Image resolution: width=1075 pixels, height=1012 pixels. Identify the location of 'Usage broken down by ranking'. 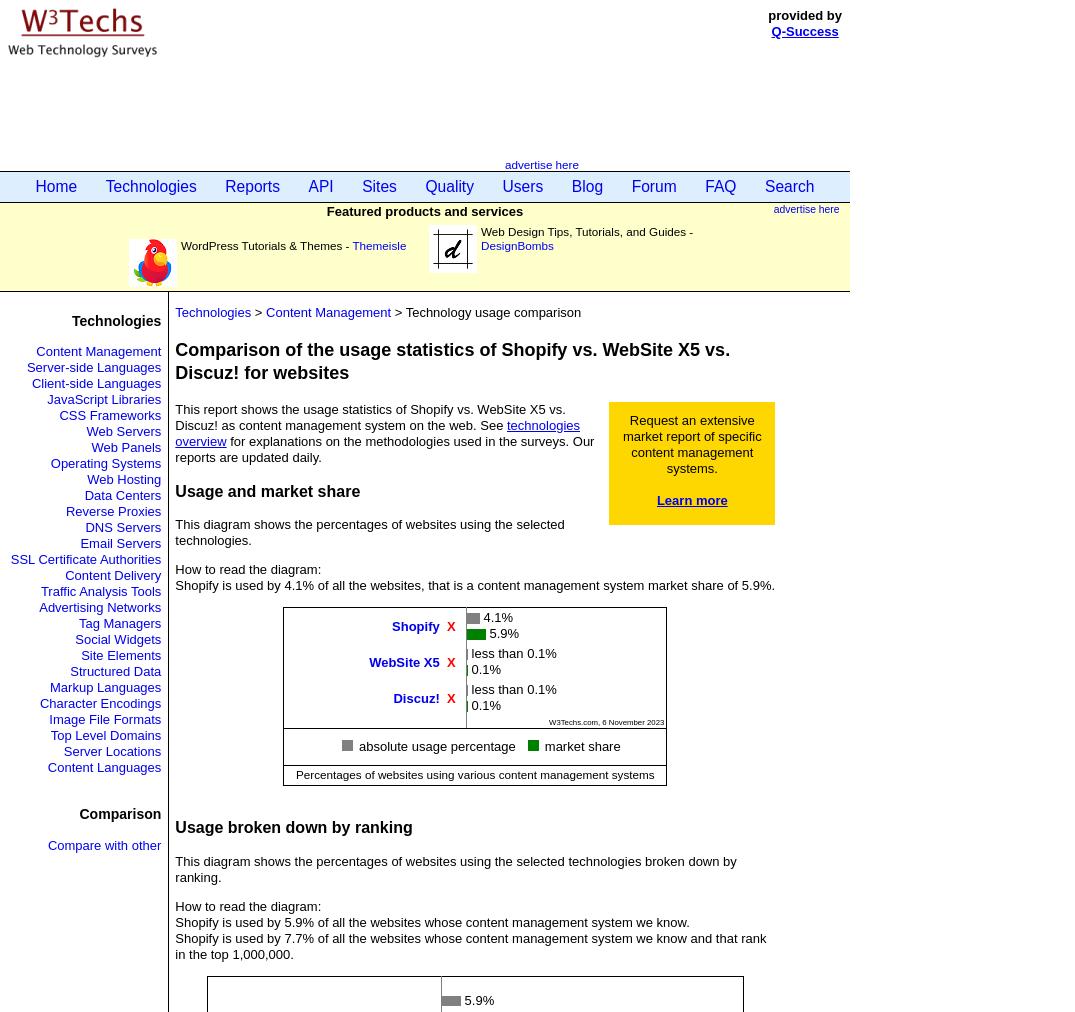
(175, 826).